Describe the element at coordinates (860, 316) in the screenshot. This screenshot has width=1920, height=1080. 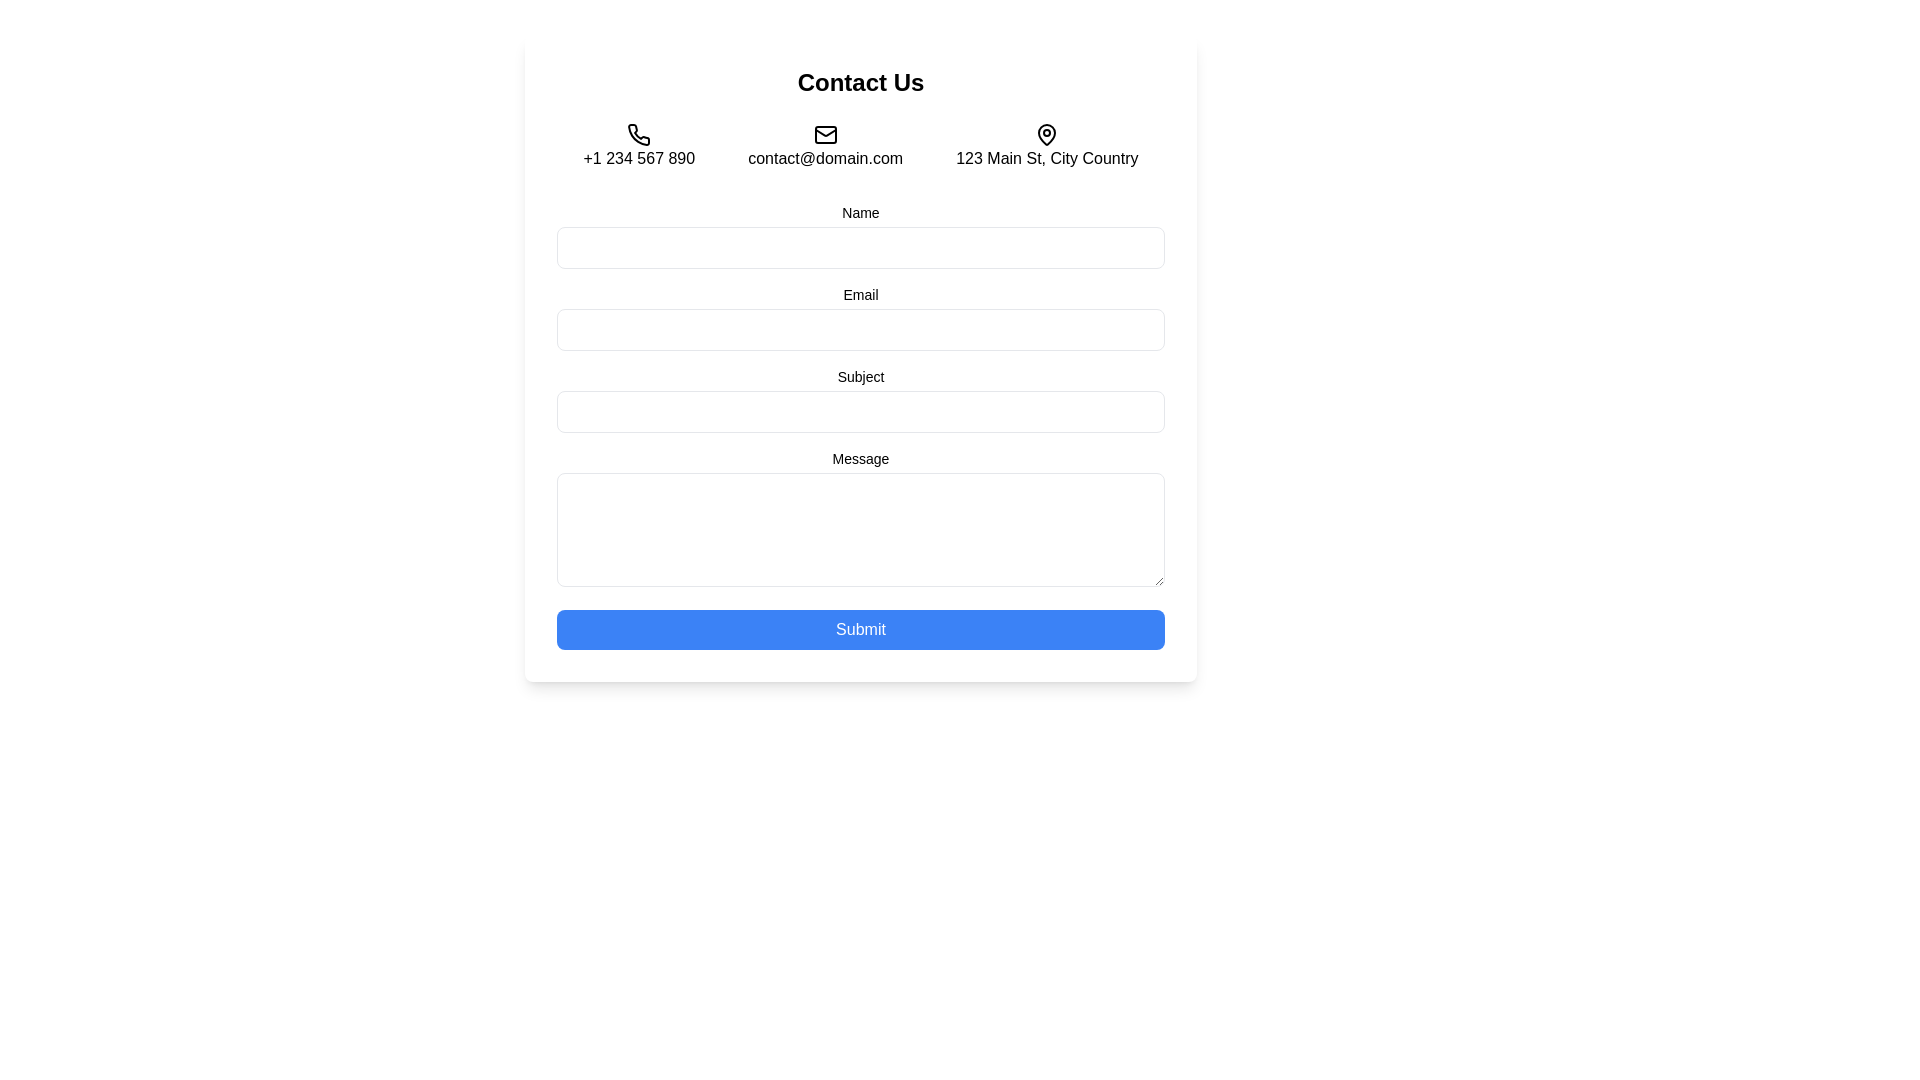
I see `the Email input field located in the form, which is the second input field after the 'Name' input` at that location.